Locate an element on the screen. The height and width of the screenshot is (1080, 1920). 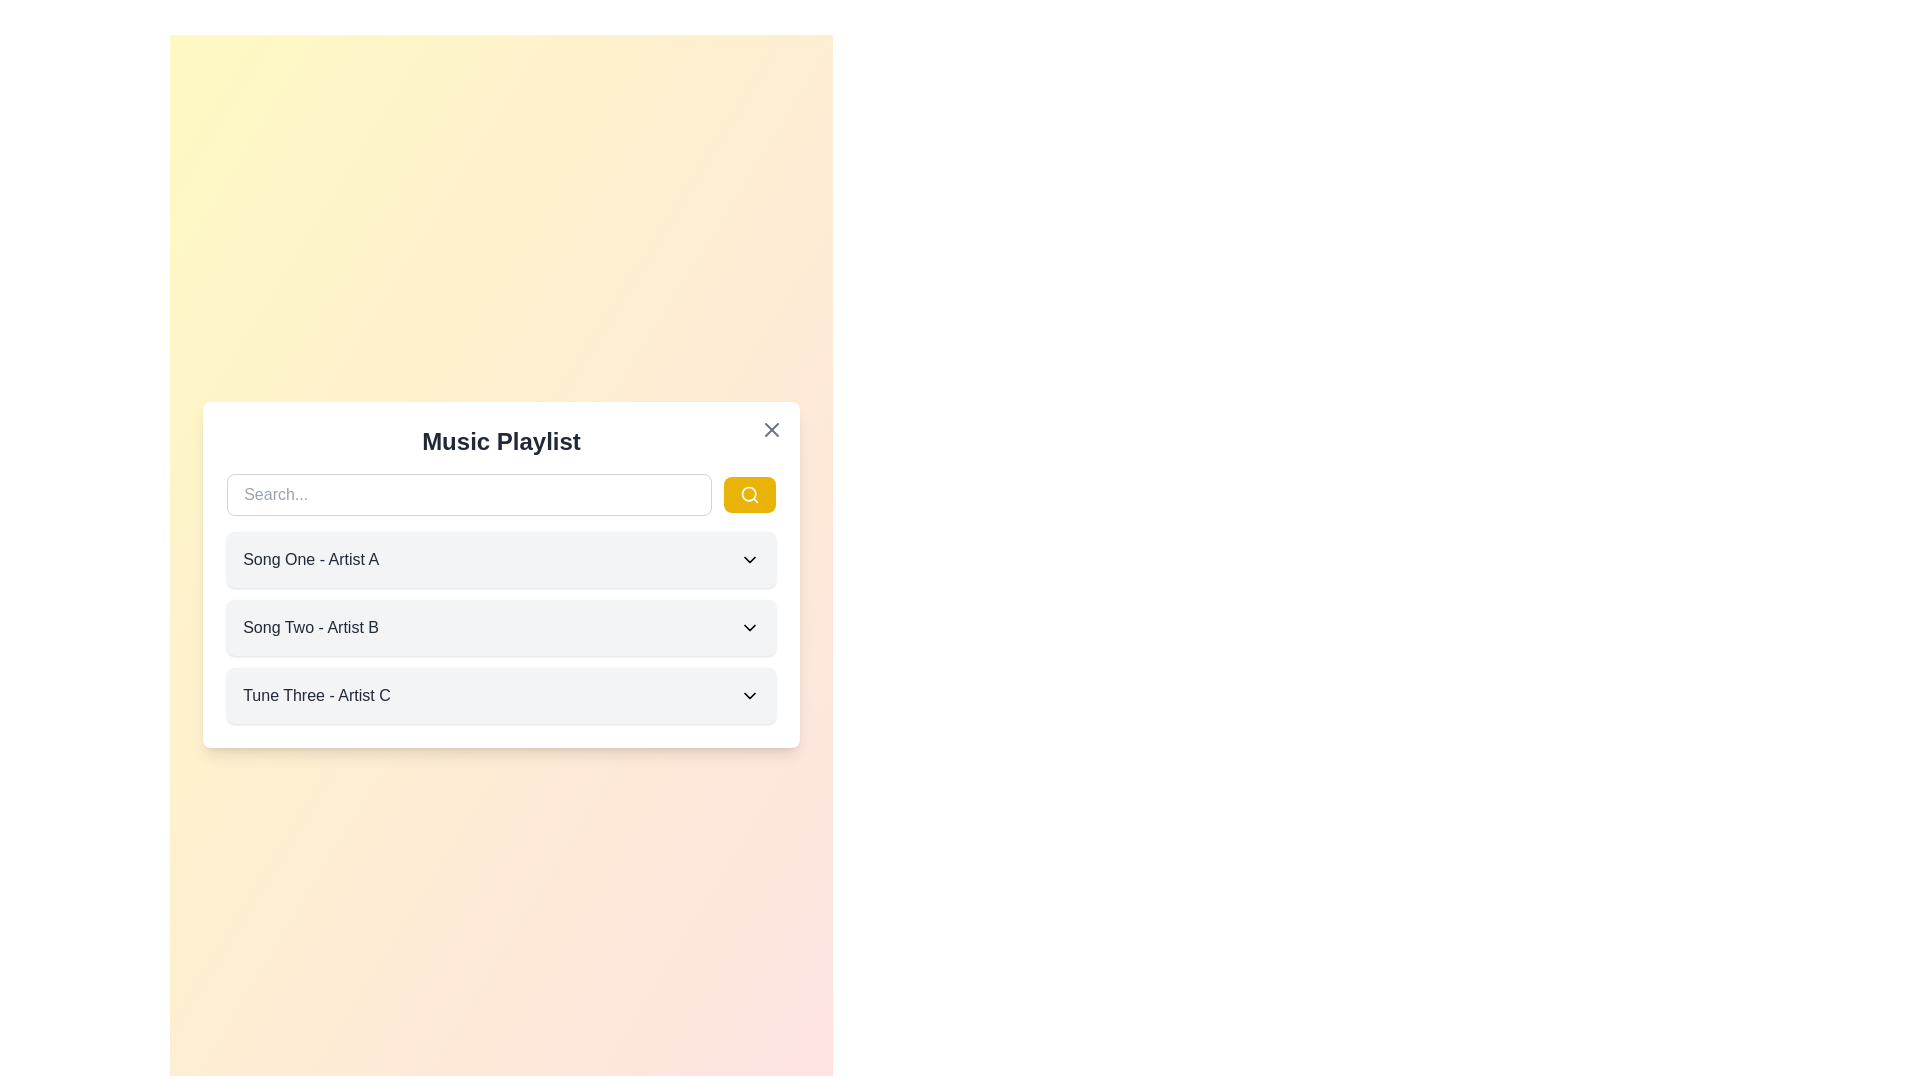
the collapsible list item labeled 'Tune Three - Artist C' is located at coordinates (501, 694).